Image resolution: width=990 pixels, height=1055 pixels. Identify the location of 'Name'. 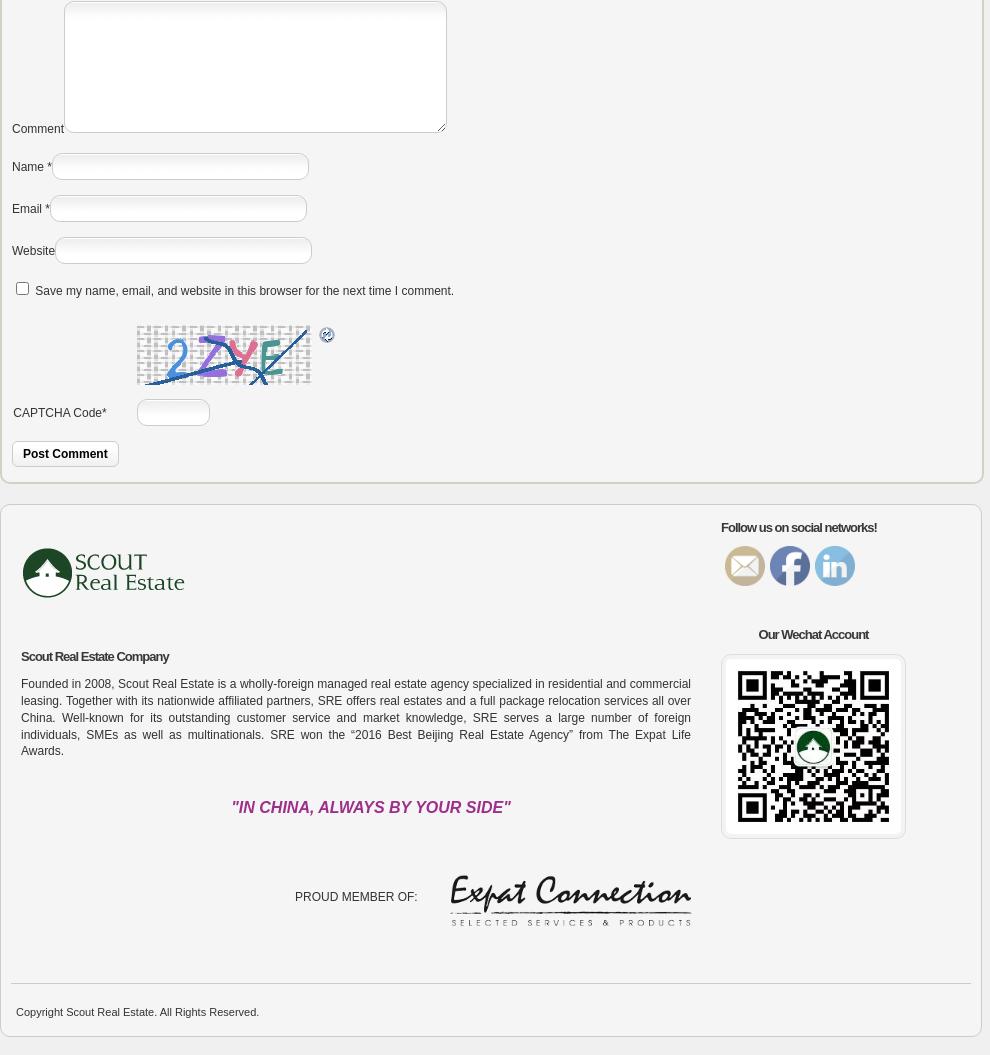
(27, 167).